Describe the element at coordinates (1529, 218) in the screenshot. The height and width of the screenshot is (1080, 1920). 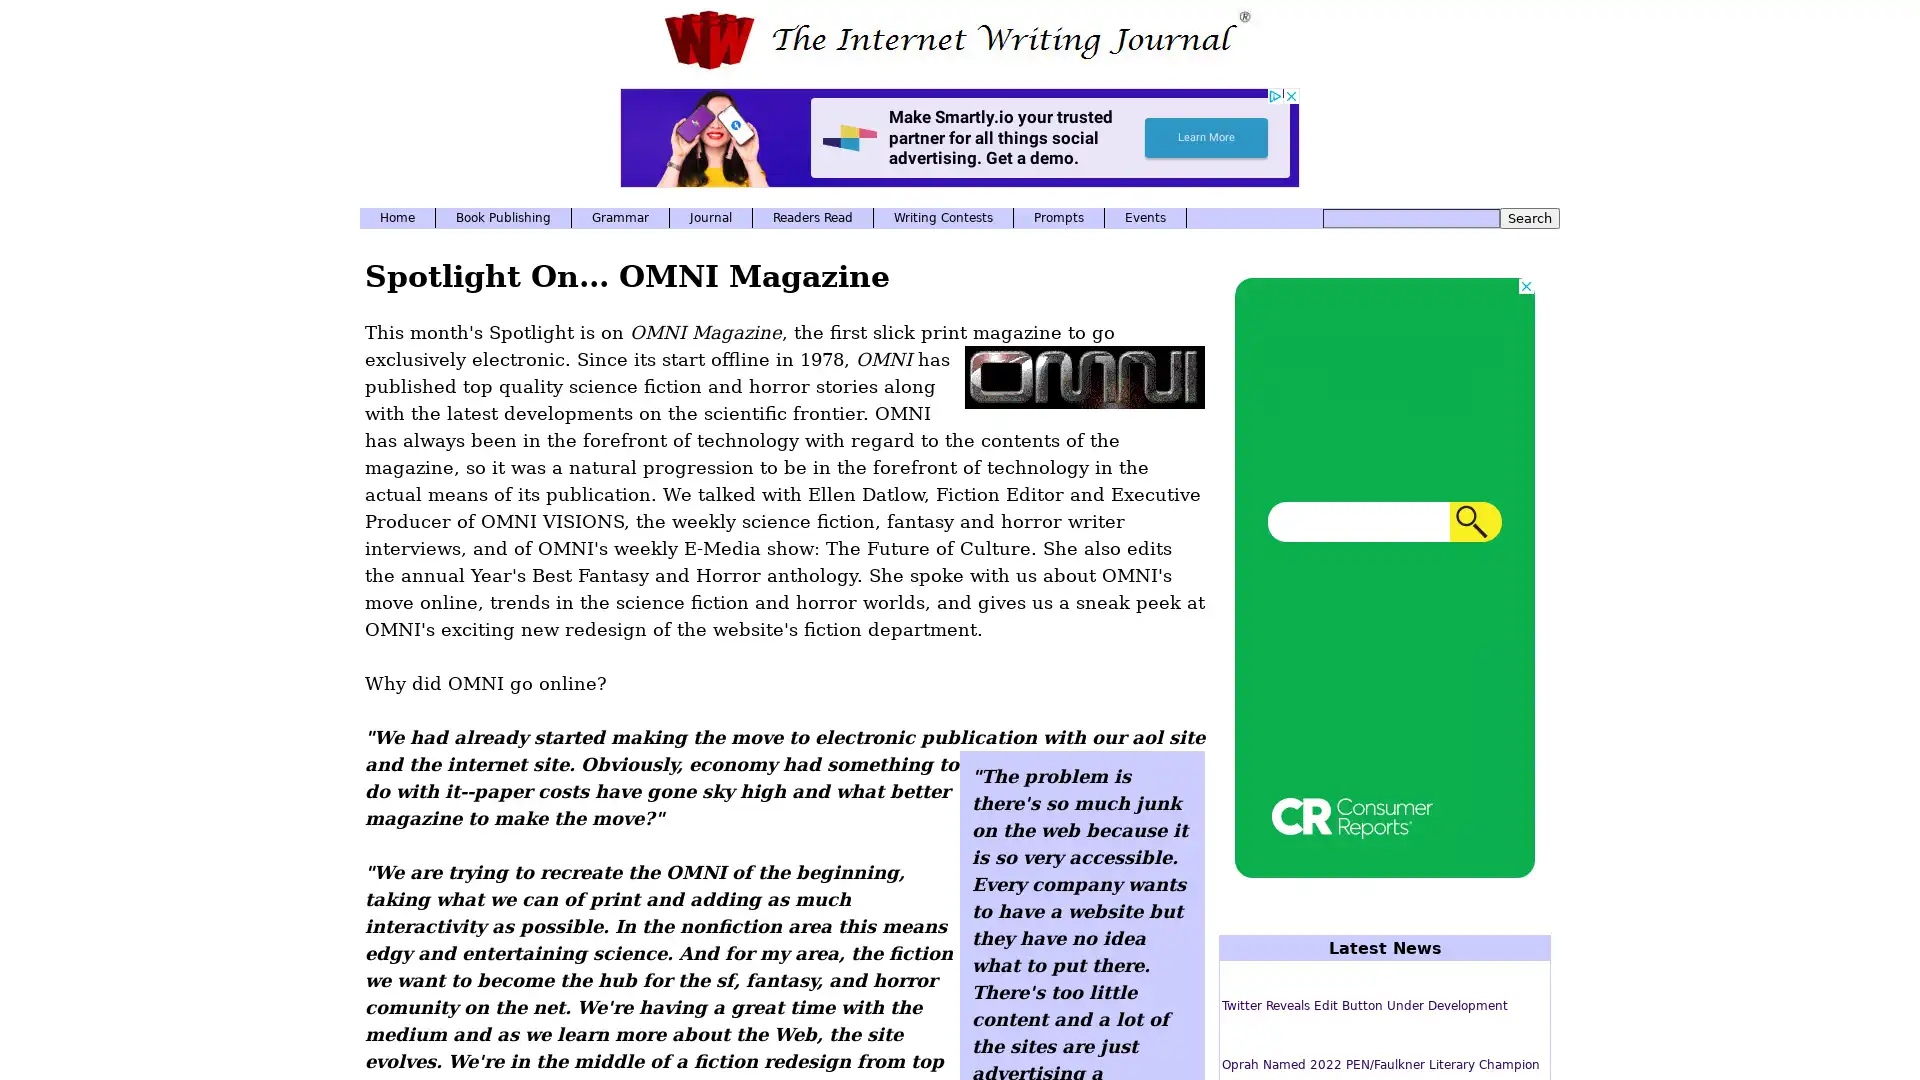
I see `Search` at that location.